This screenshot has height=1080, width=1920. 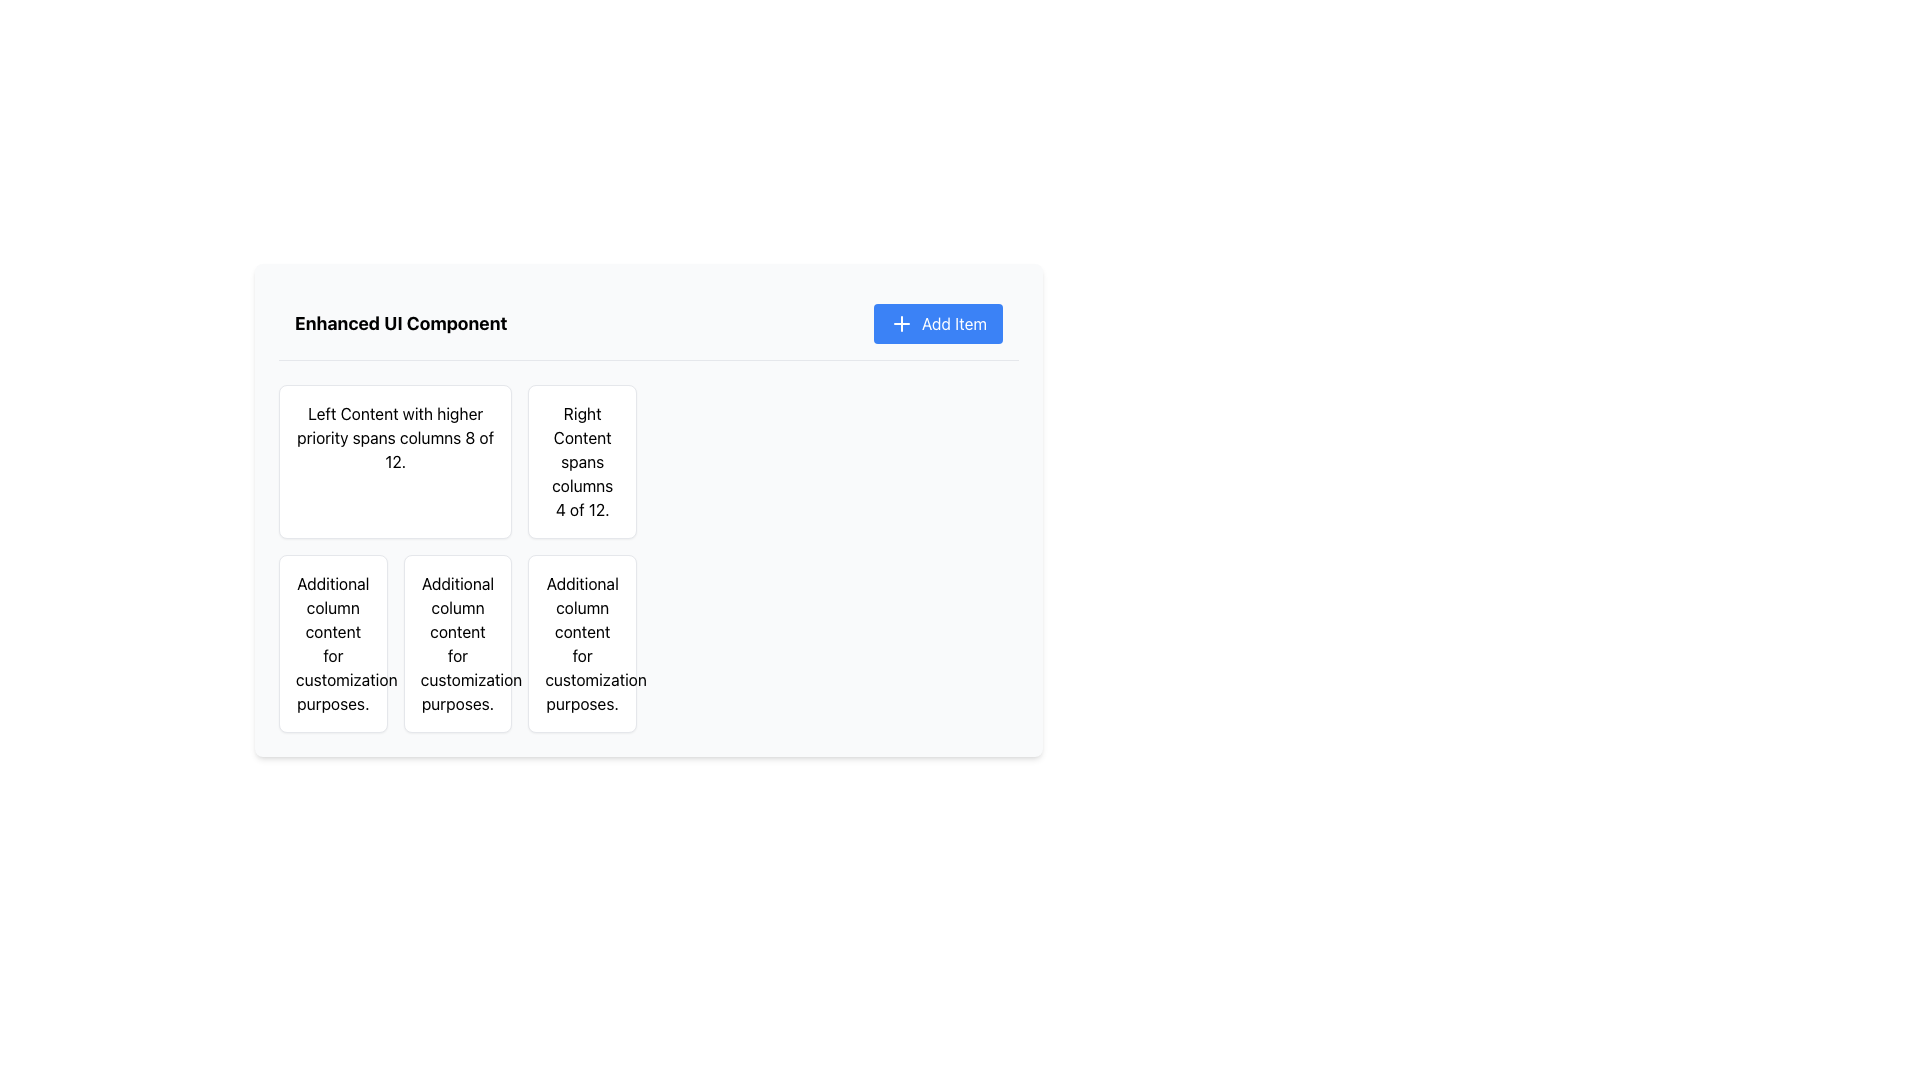 I want to click on text content of the Text content block positioned as the rightmost card in the bottom row of the grid layout, so click(x=581, y=644).